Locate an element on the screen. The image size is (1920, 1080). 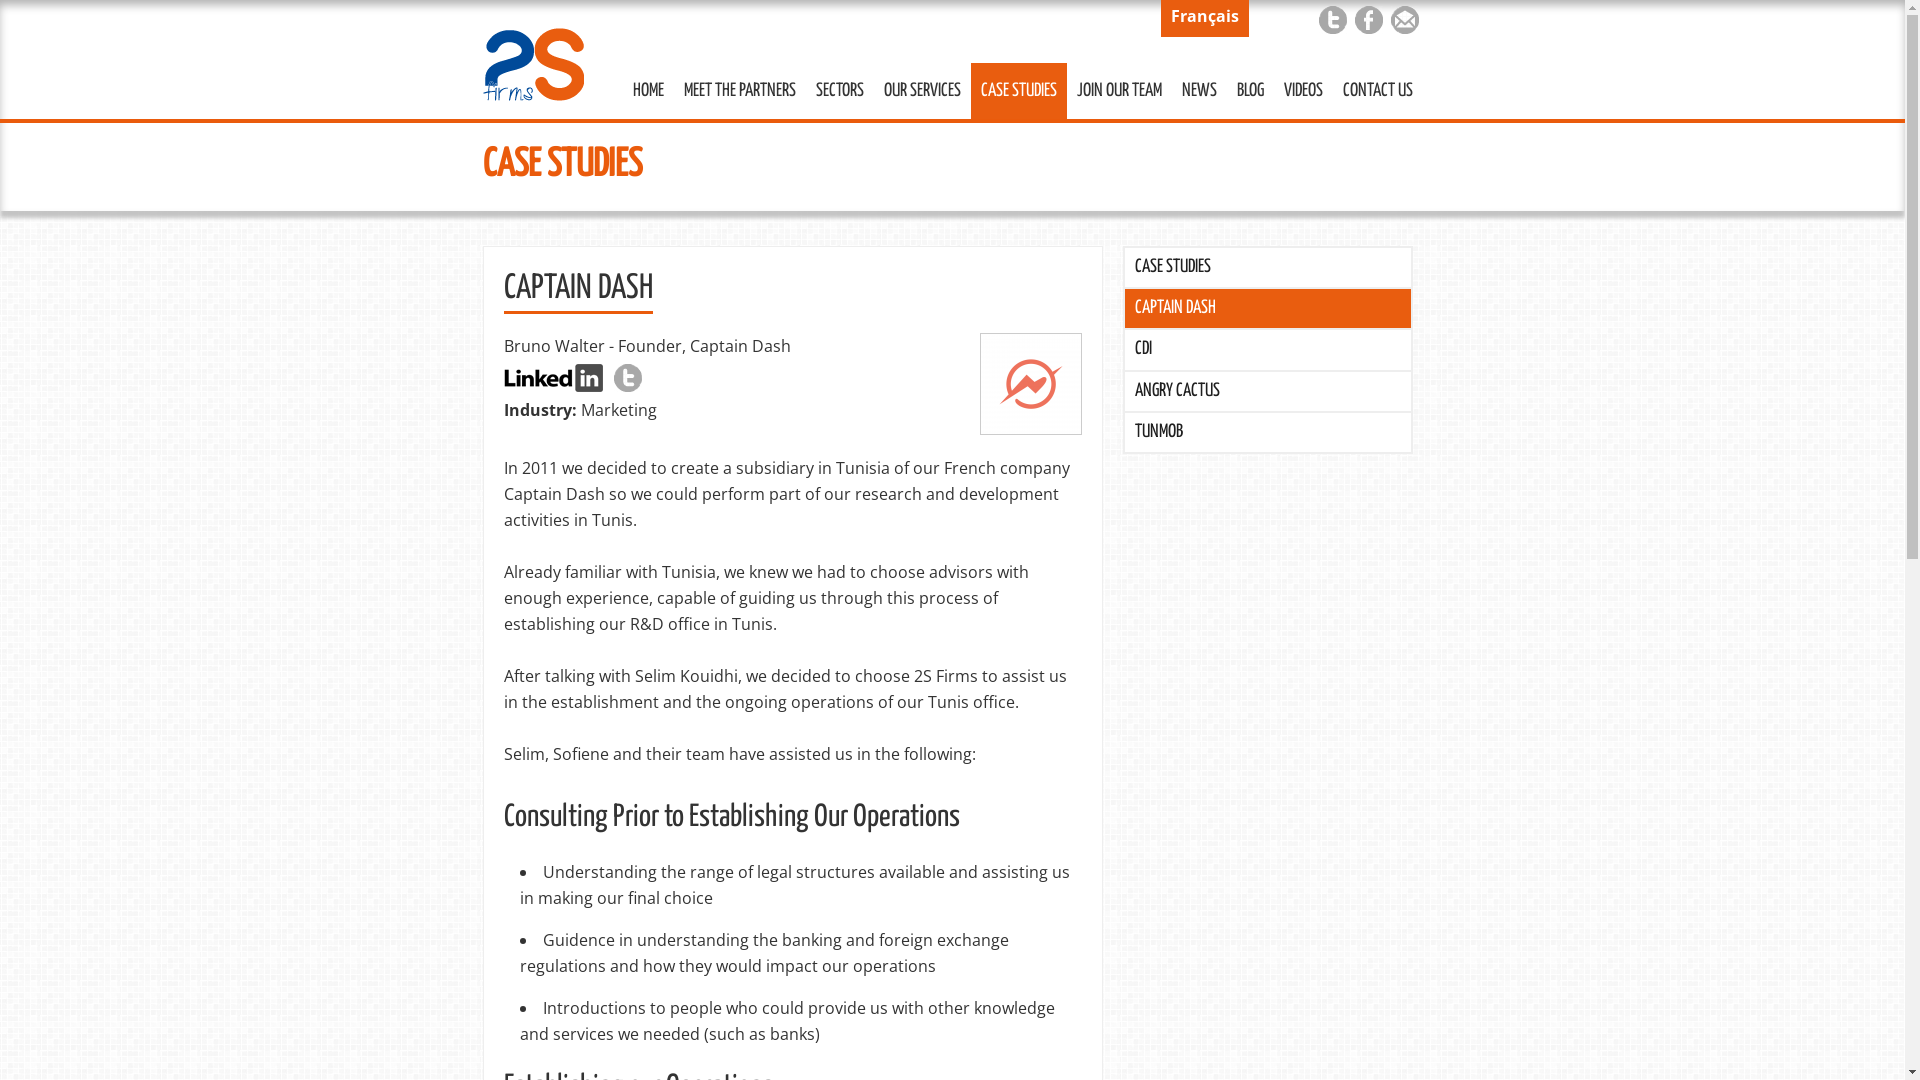
'CAPTAIN DASH' is located at coordinates (1266, 308).